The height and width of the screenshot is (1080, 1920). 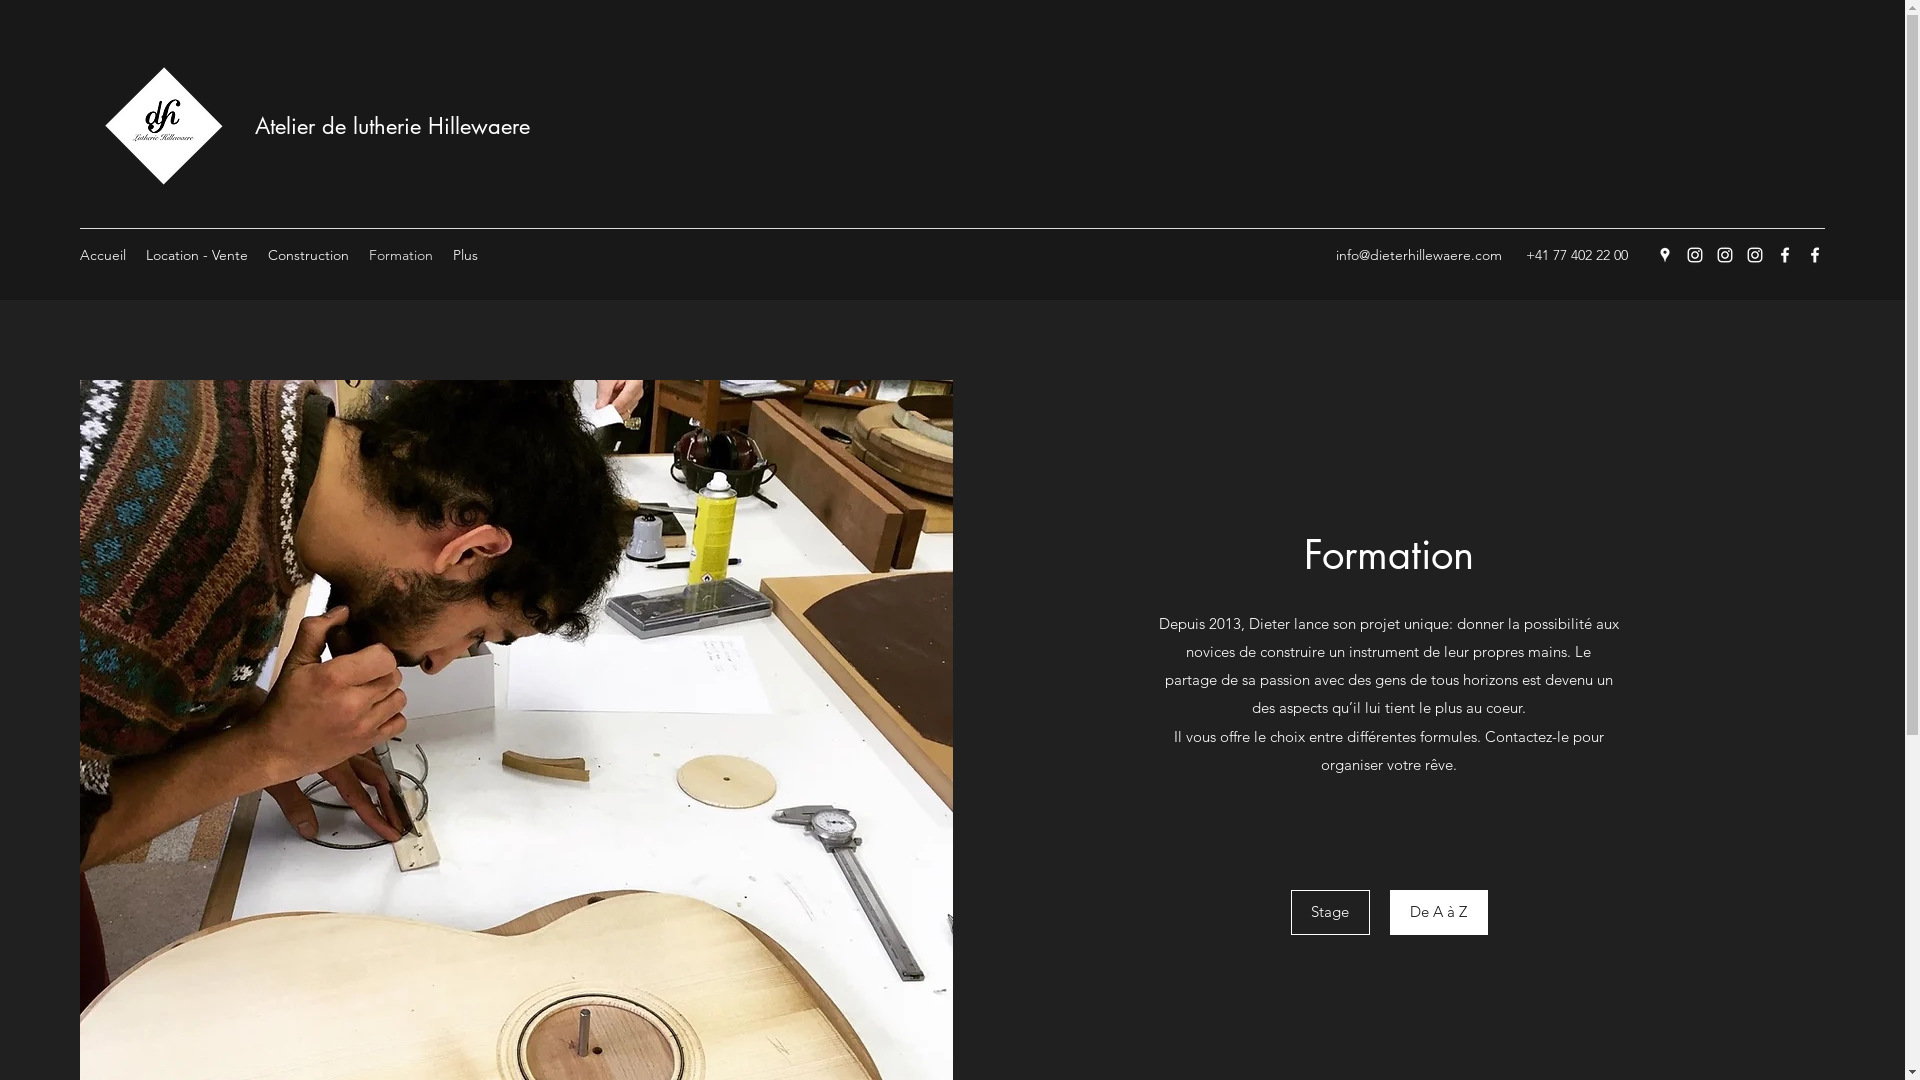 What do you see at coordinates (307, 253) in the screenshot?
I see `'Construction'` at bounding box center [307, 253].